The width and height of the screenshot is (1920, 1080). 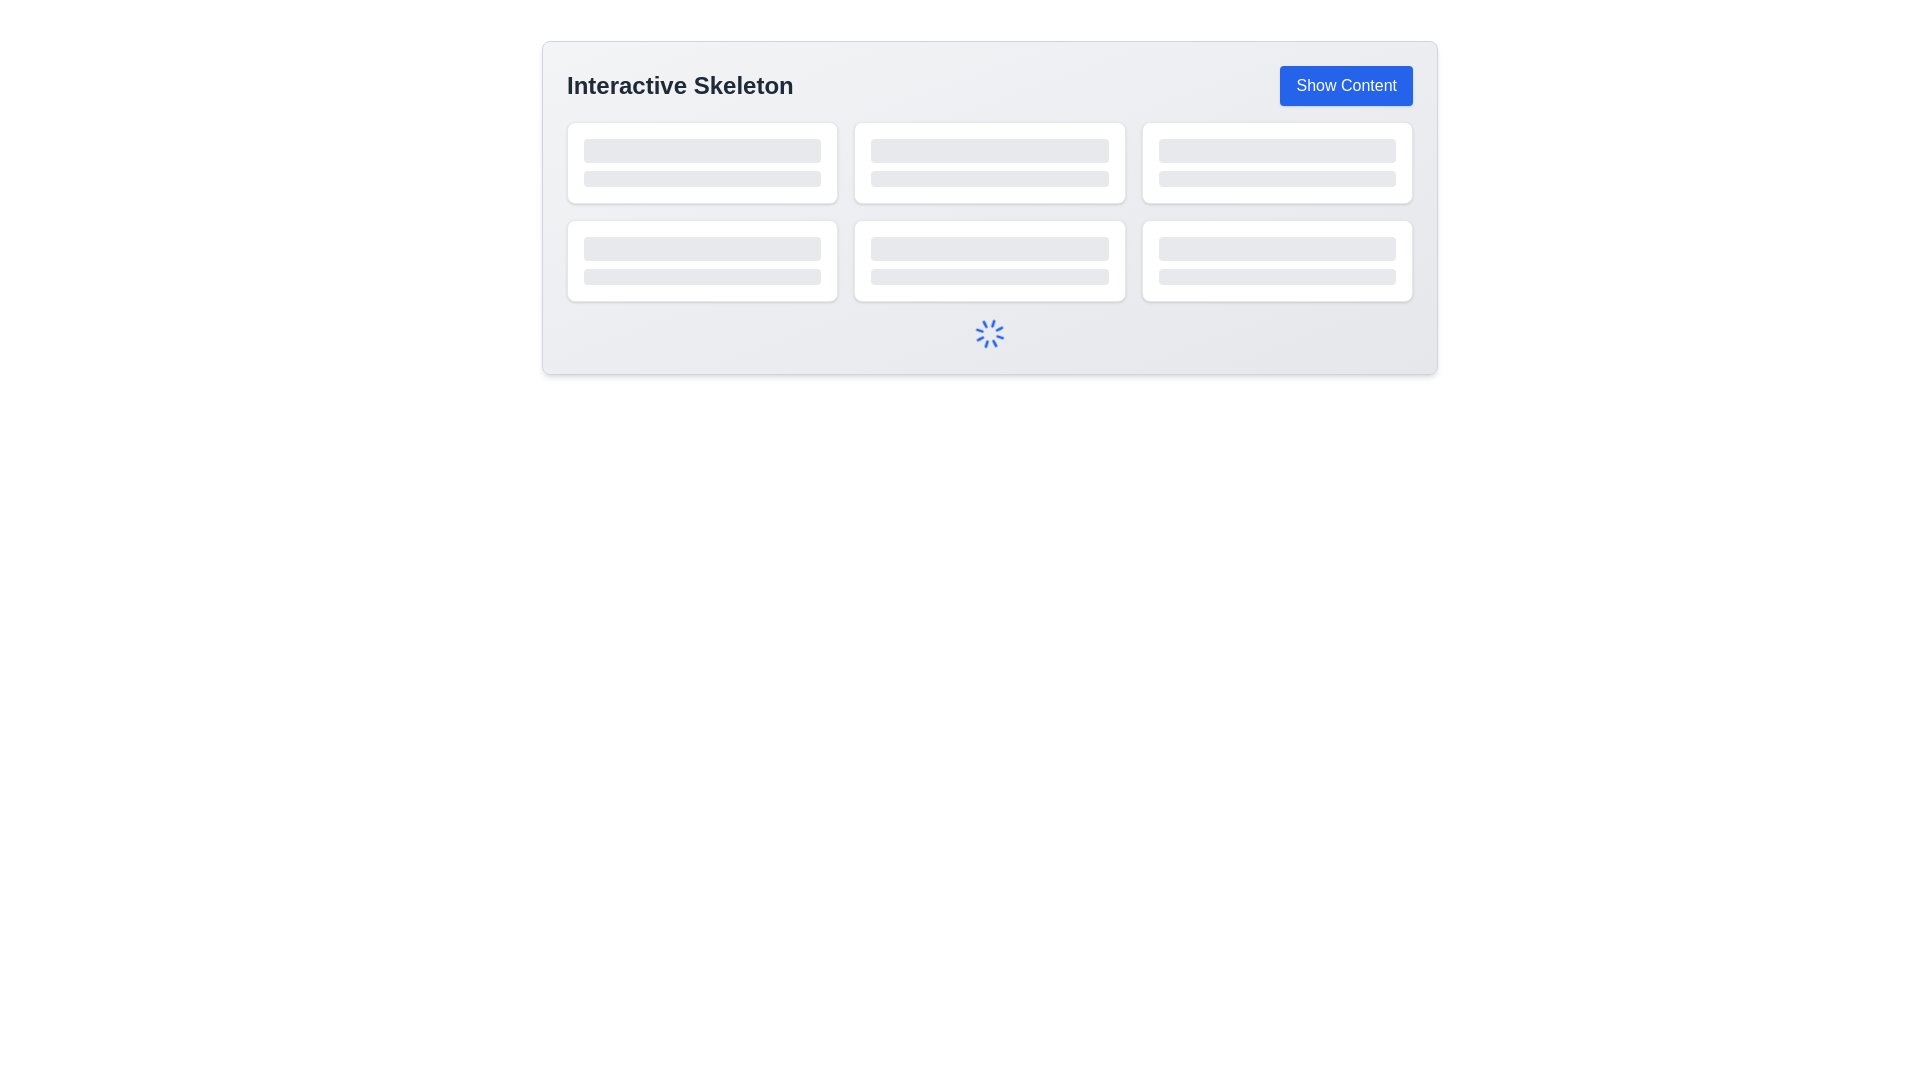 What do you see at coordinates (1276, 260) in the screenshot?
I see `the state of the Skeleton loader block located in the third column of the fourth row, positioned towards the bottom-right of the layout` at bounding box center [1276, 260].